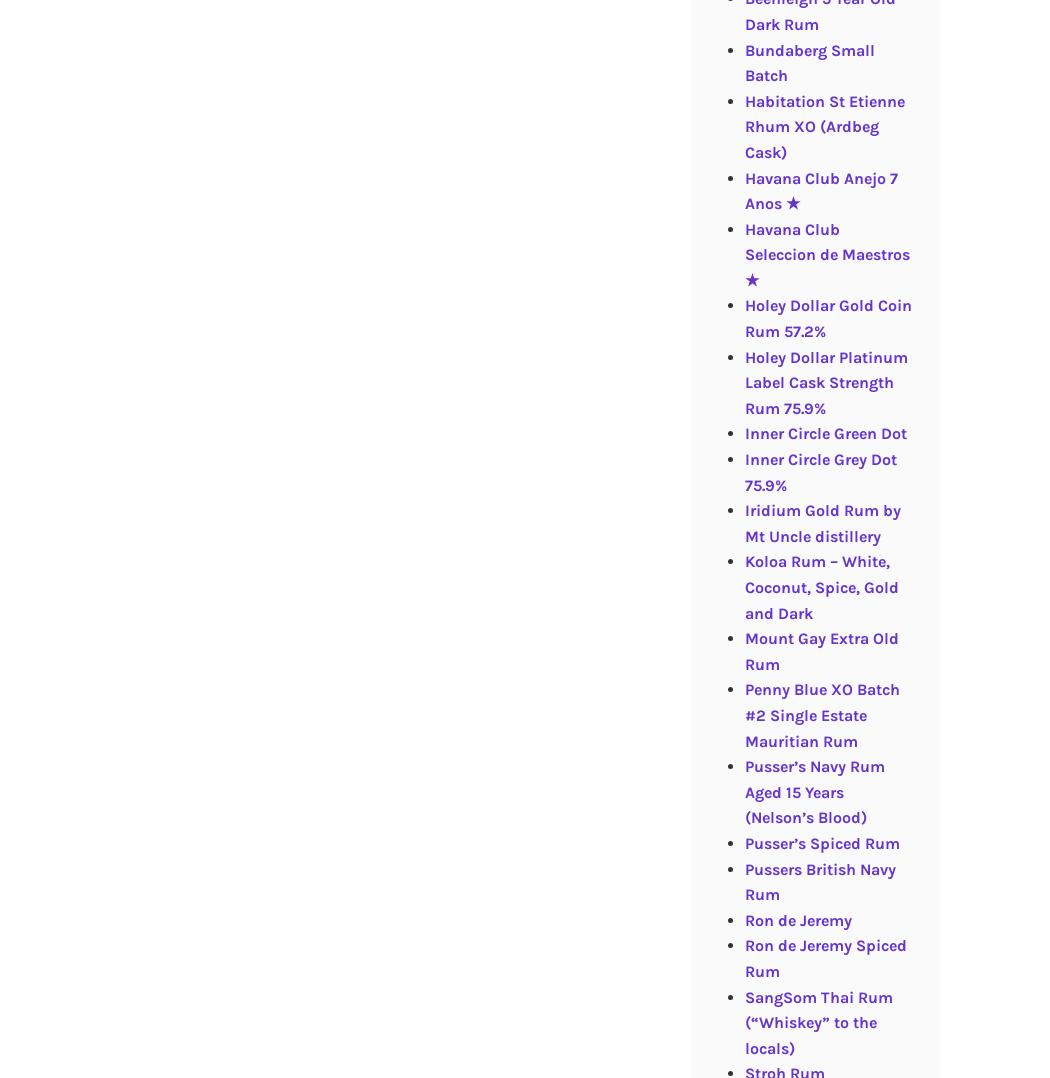  I want to click on 'Havana Club Anejo 7 Anos ★', so click(819, 189).